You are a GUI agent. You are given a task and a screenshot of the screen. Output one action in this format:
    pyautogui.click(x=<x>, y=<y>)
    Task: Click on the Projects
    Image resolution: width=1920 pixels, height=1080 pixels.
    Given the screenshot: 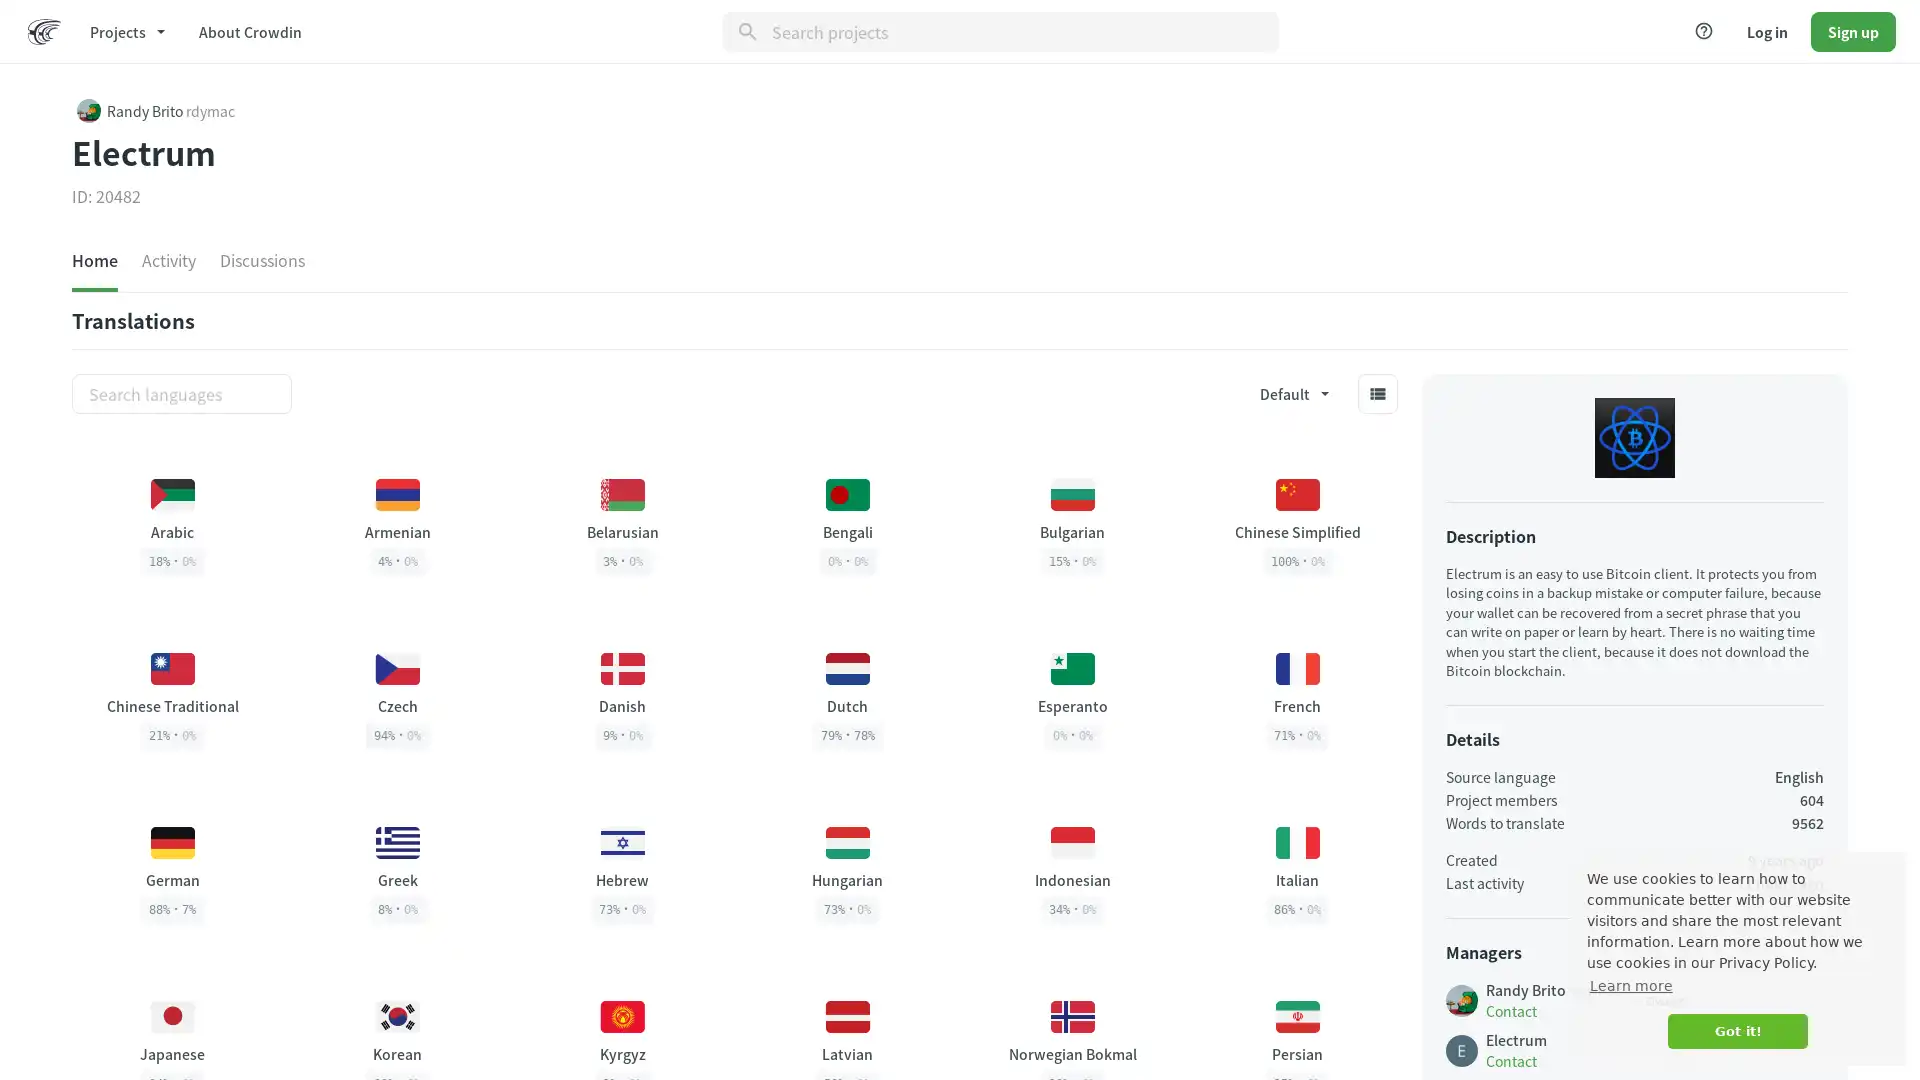 What is the action you would take?
    pyautogui.click(x=125, y=30)
    